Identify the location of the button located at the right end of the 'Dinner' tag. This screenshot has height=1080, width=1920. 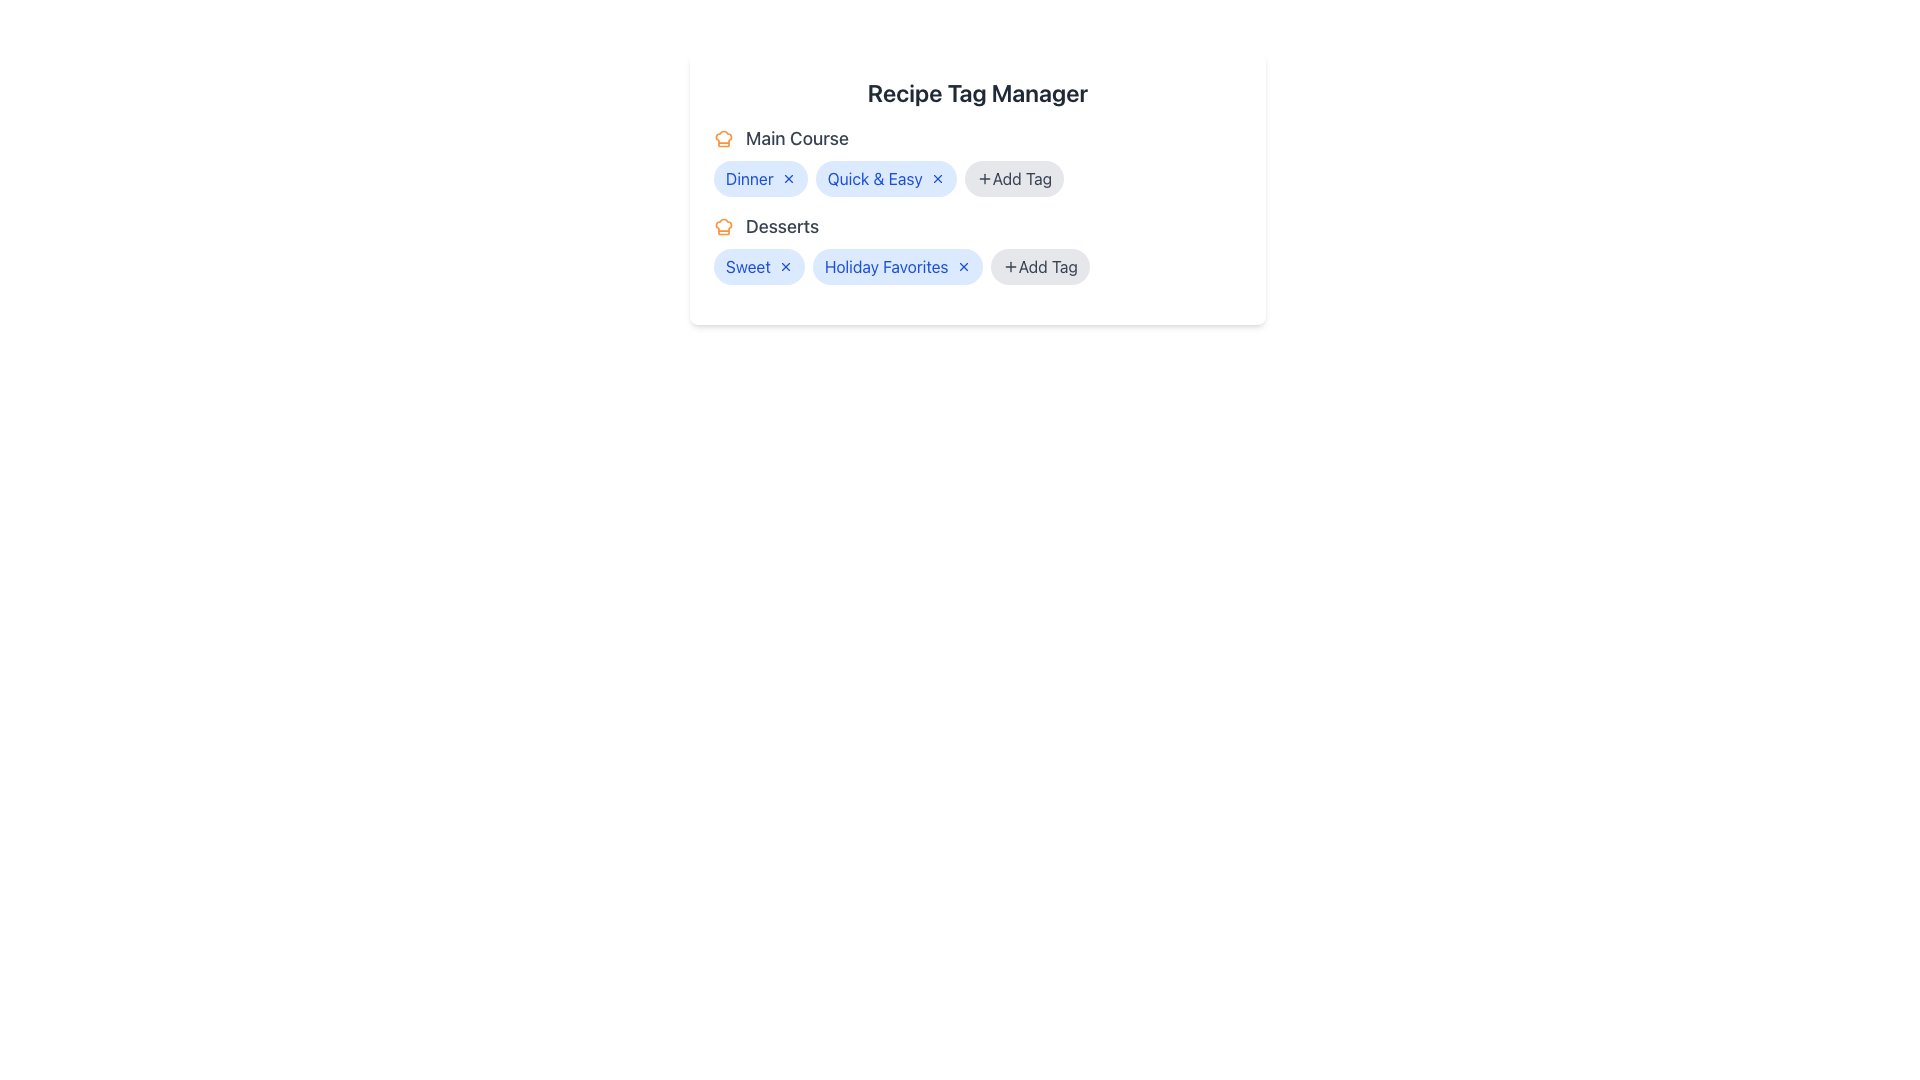
(787, 177).